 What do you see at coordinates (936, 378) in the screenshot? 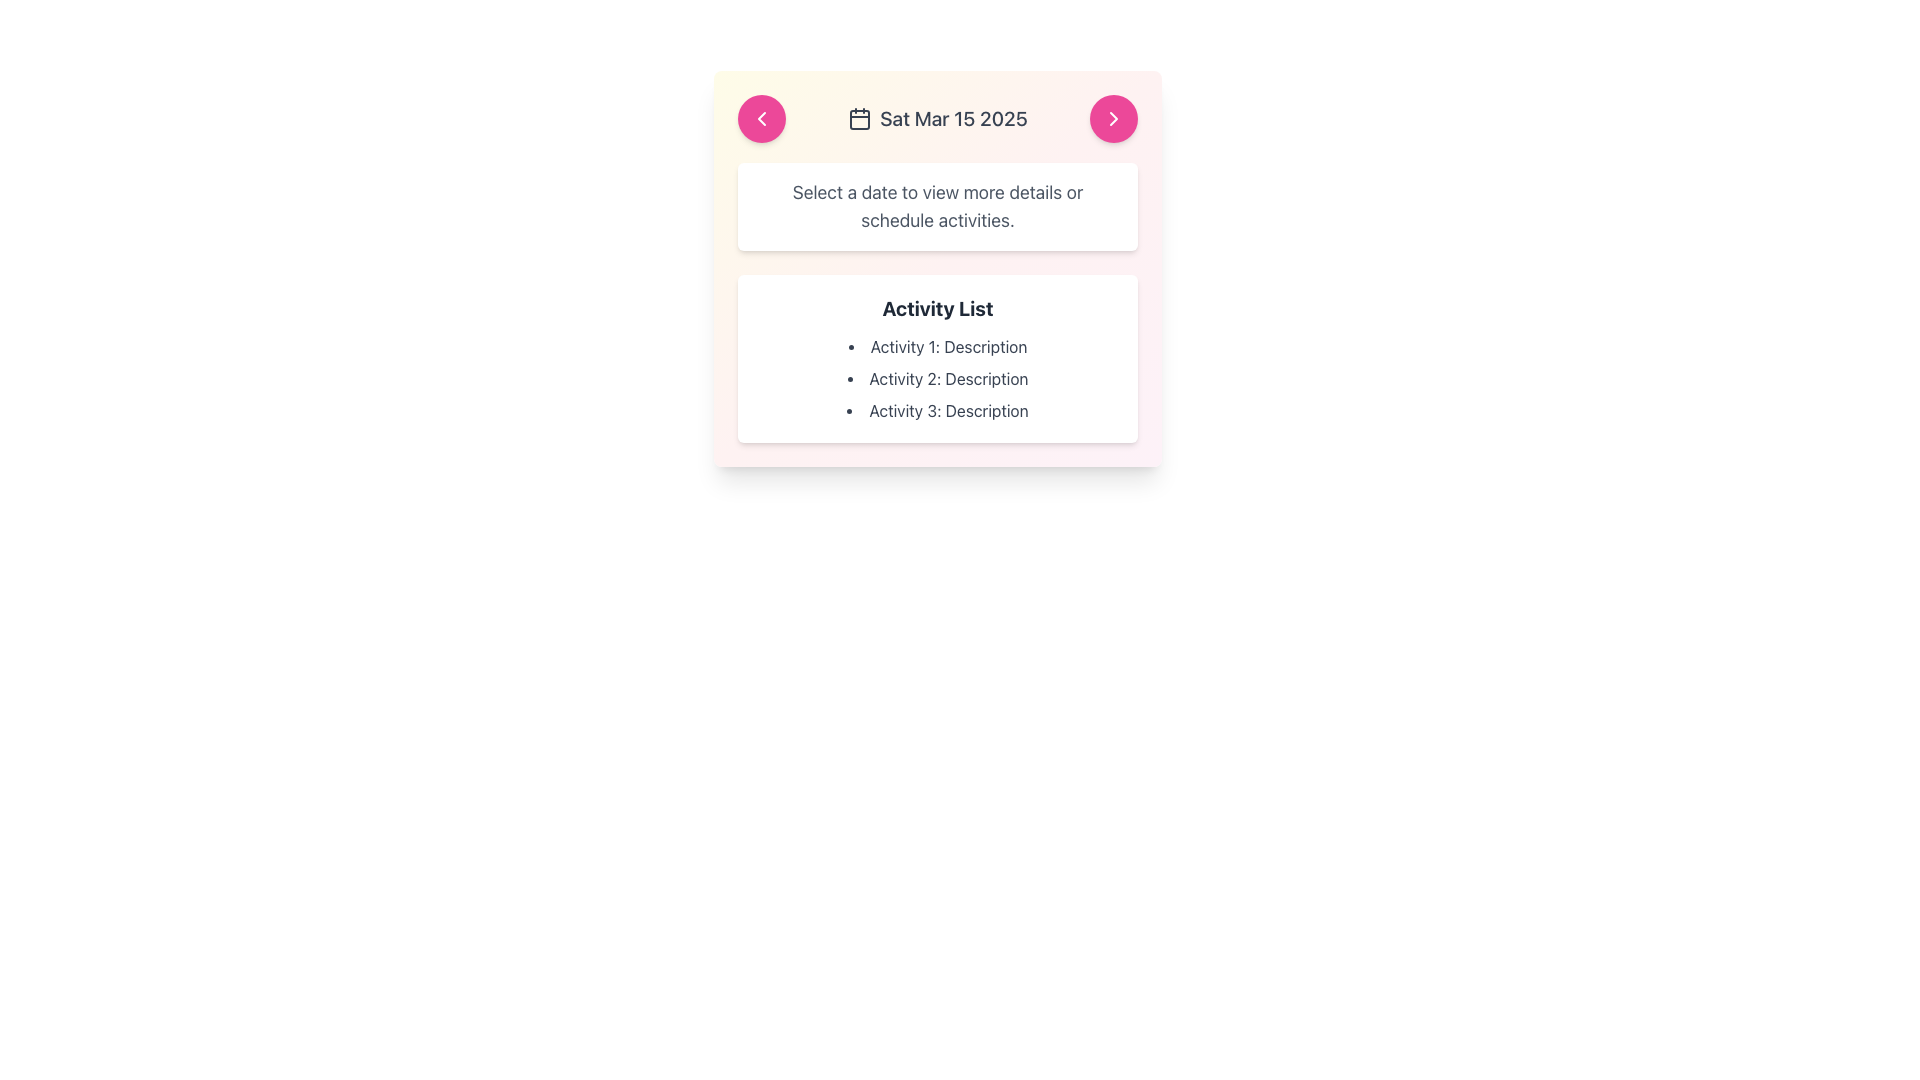
I see `the non-interactive Text List element displaying activities and their descriptions, located within the 'Activity List' section inside a white rectangular card` at bounding box center [936, 378].